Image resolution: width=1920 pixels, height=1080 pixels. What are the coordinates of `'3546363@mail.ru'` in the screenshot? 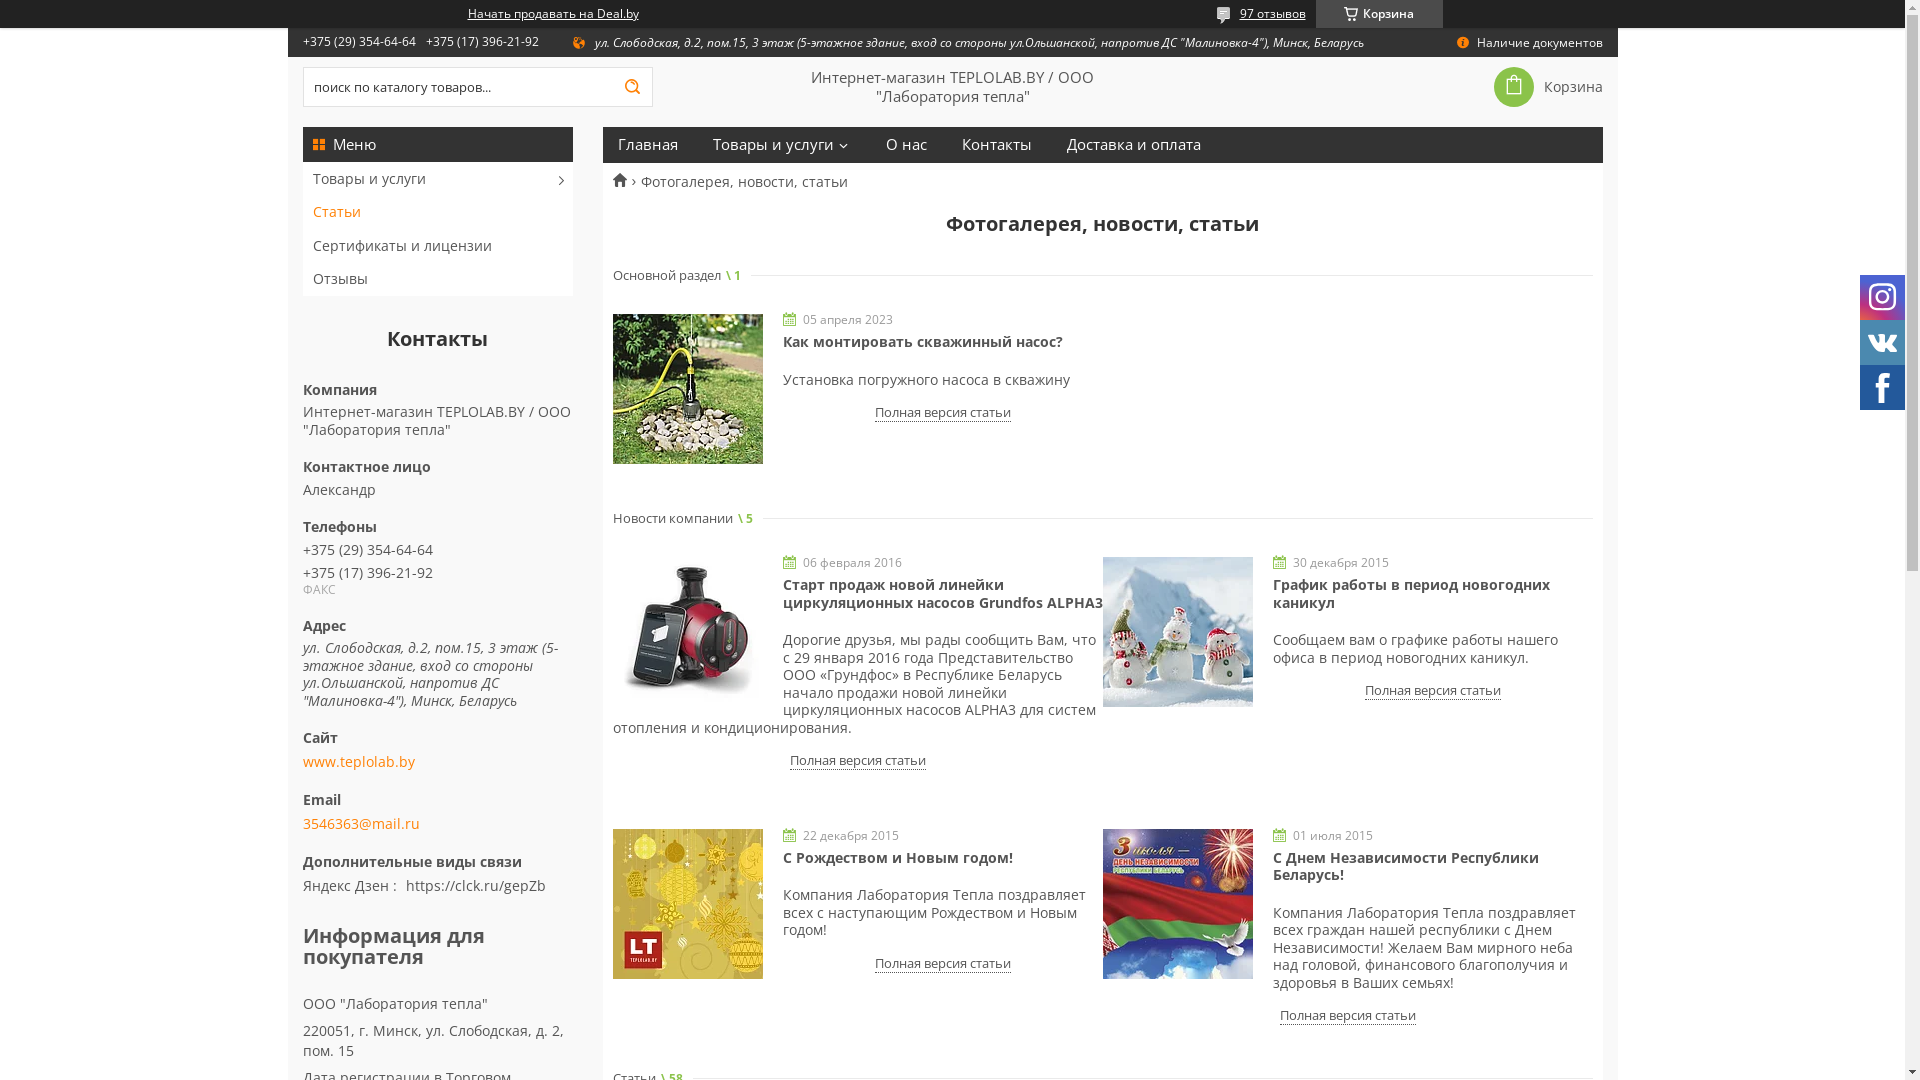 It's located at (360, 824).